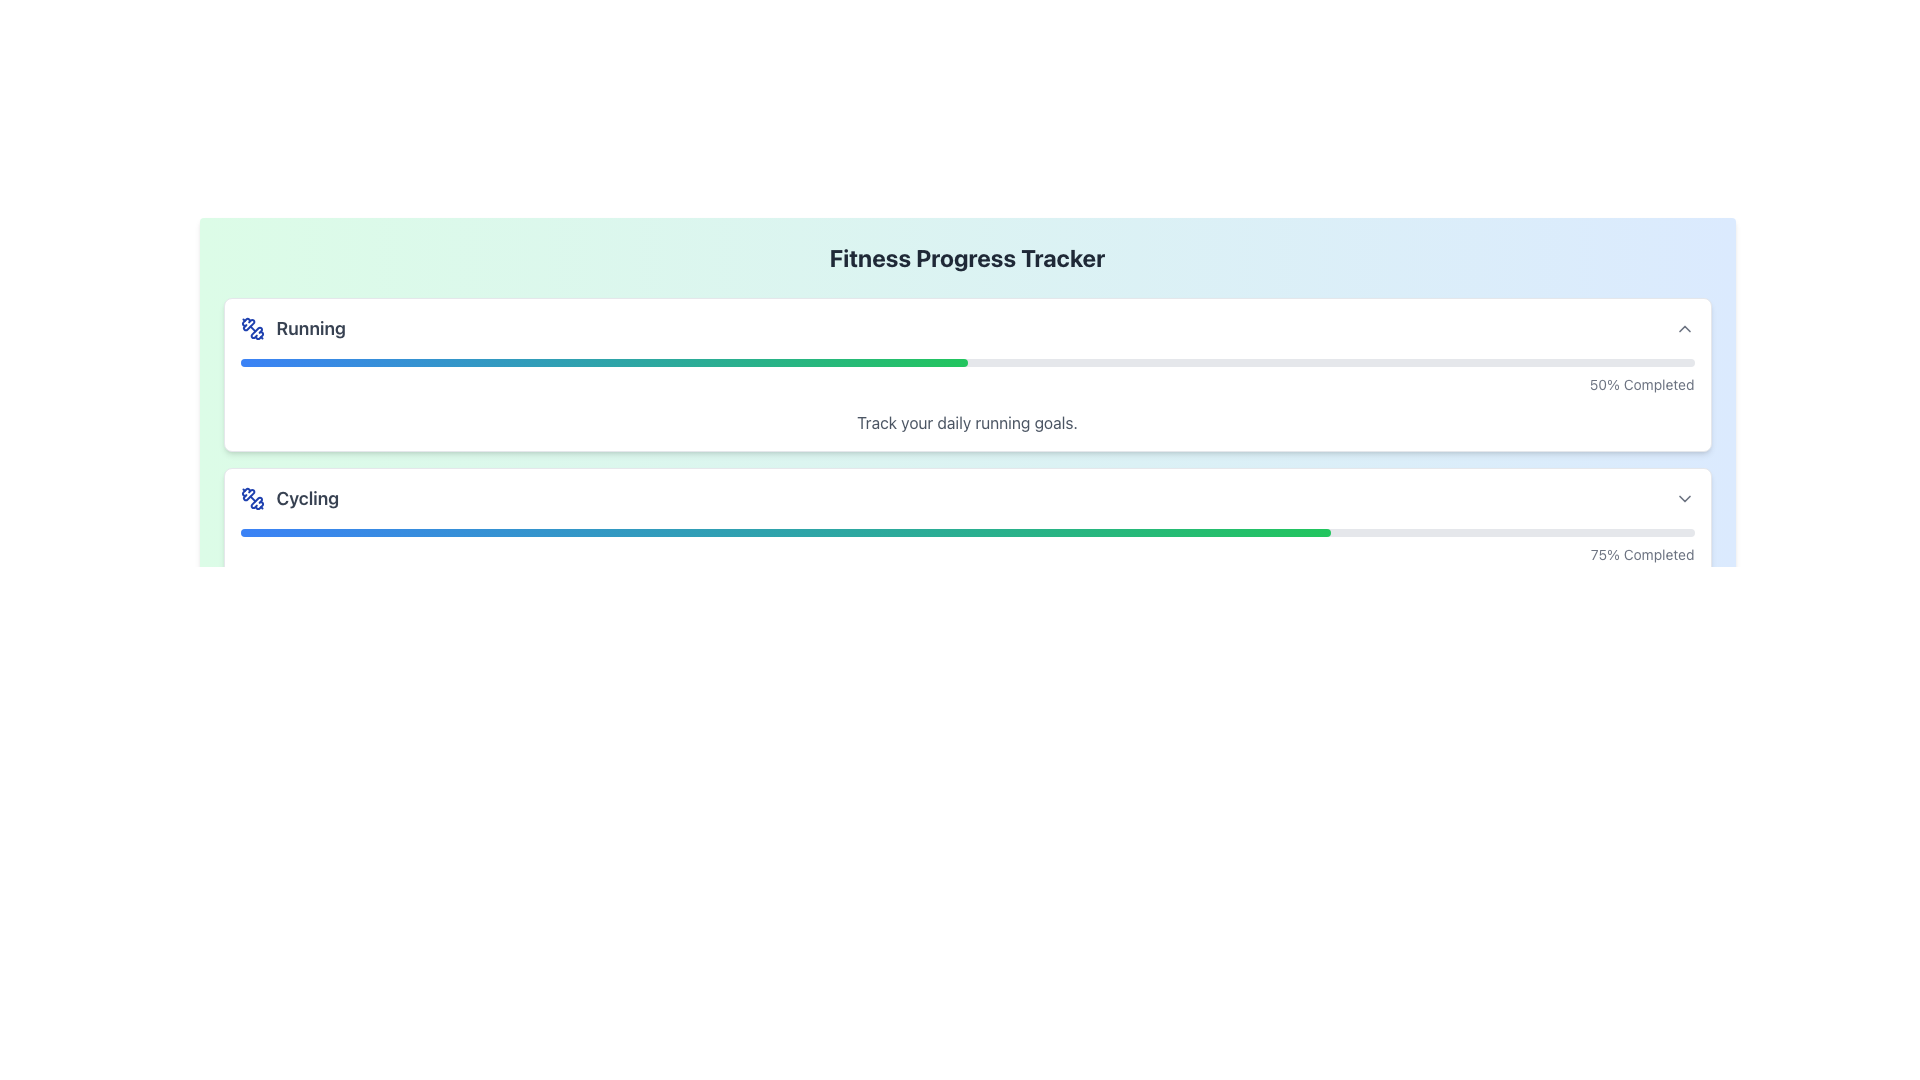 The width and height of the screenshot is (1920, 1080). What do you see at coordinates (967, 362) in the screenshot?
I see `the progress bar located in the 'Running' section of the fitness progress tracker interface, which has a gray background and a gradient foreground transitioning from blue to green, covering approximately 50% of the total width` at bounding box center [967, 362].